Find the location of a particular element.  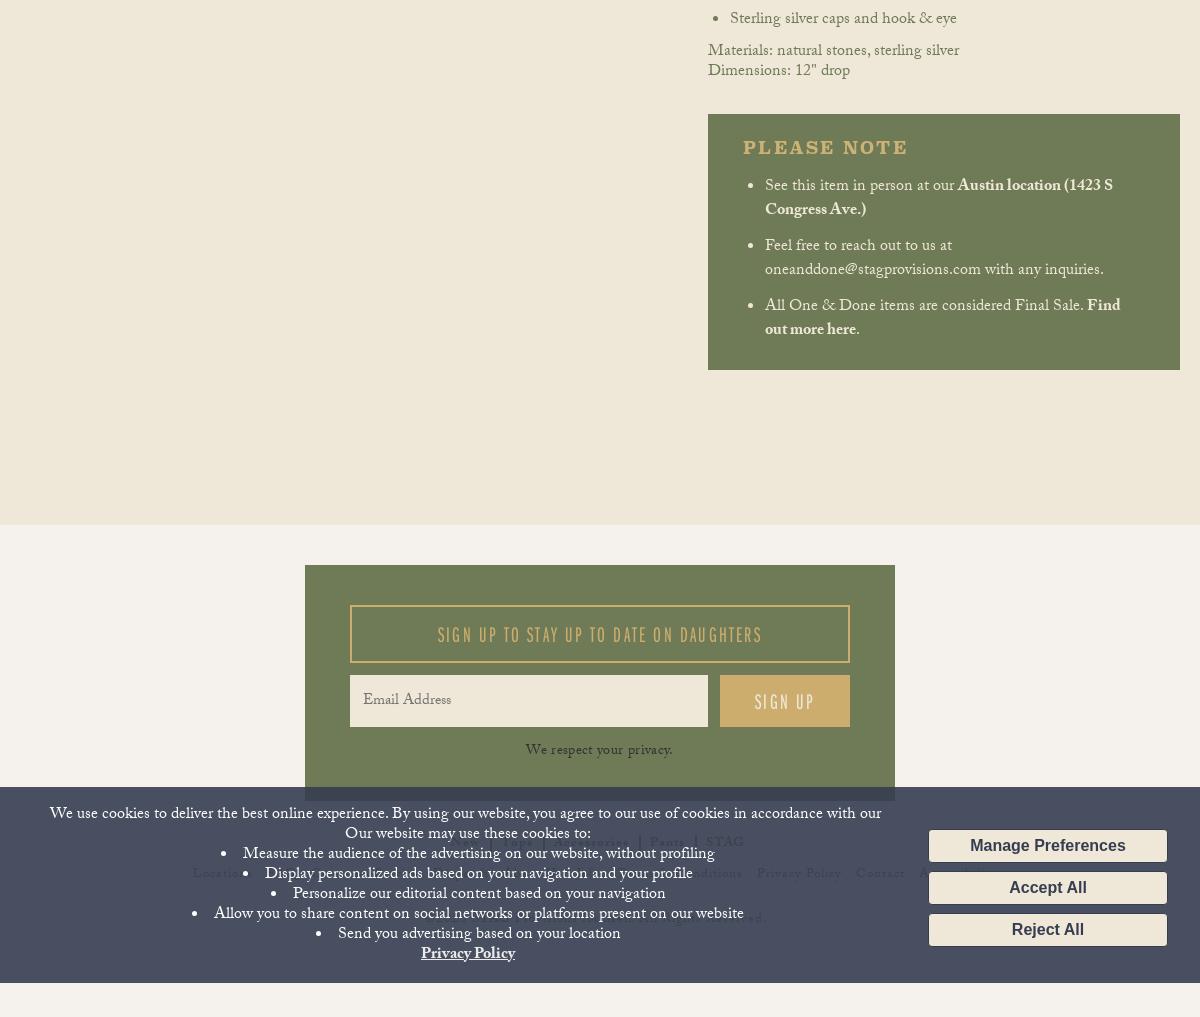

'Pay later in 4 installments complete' is located at coordinates (464, 141).